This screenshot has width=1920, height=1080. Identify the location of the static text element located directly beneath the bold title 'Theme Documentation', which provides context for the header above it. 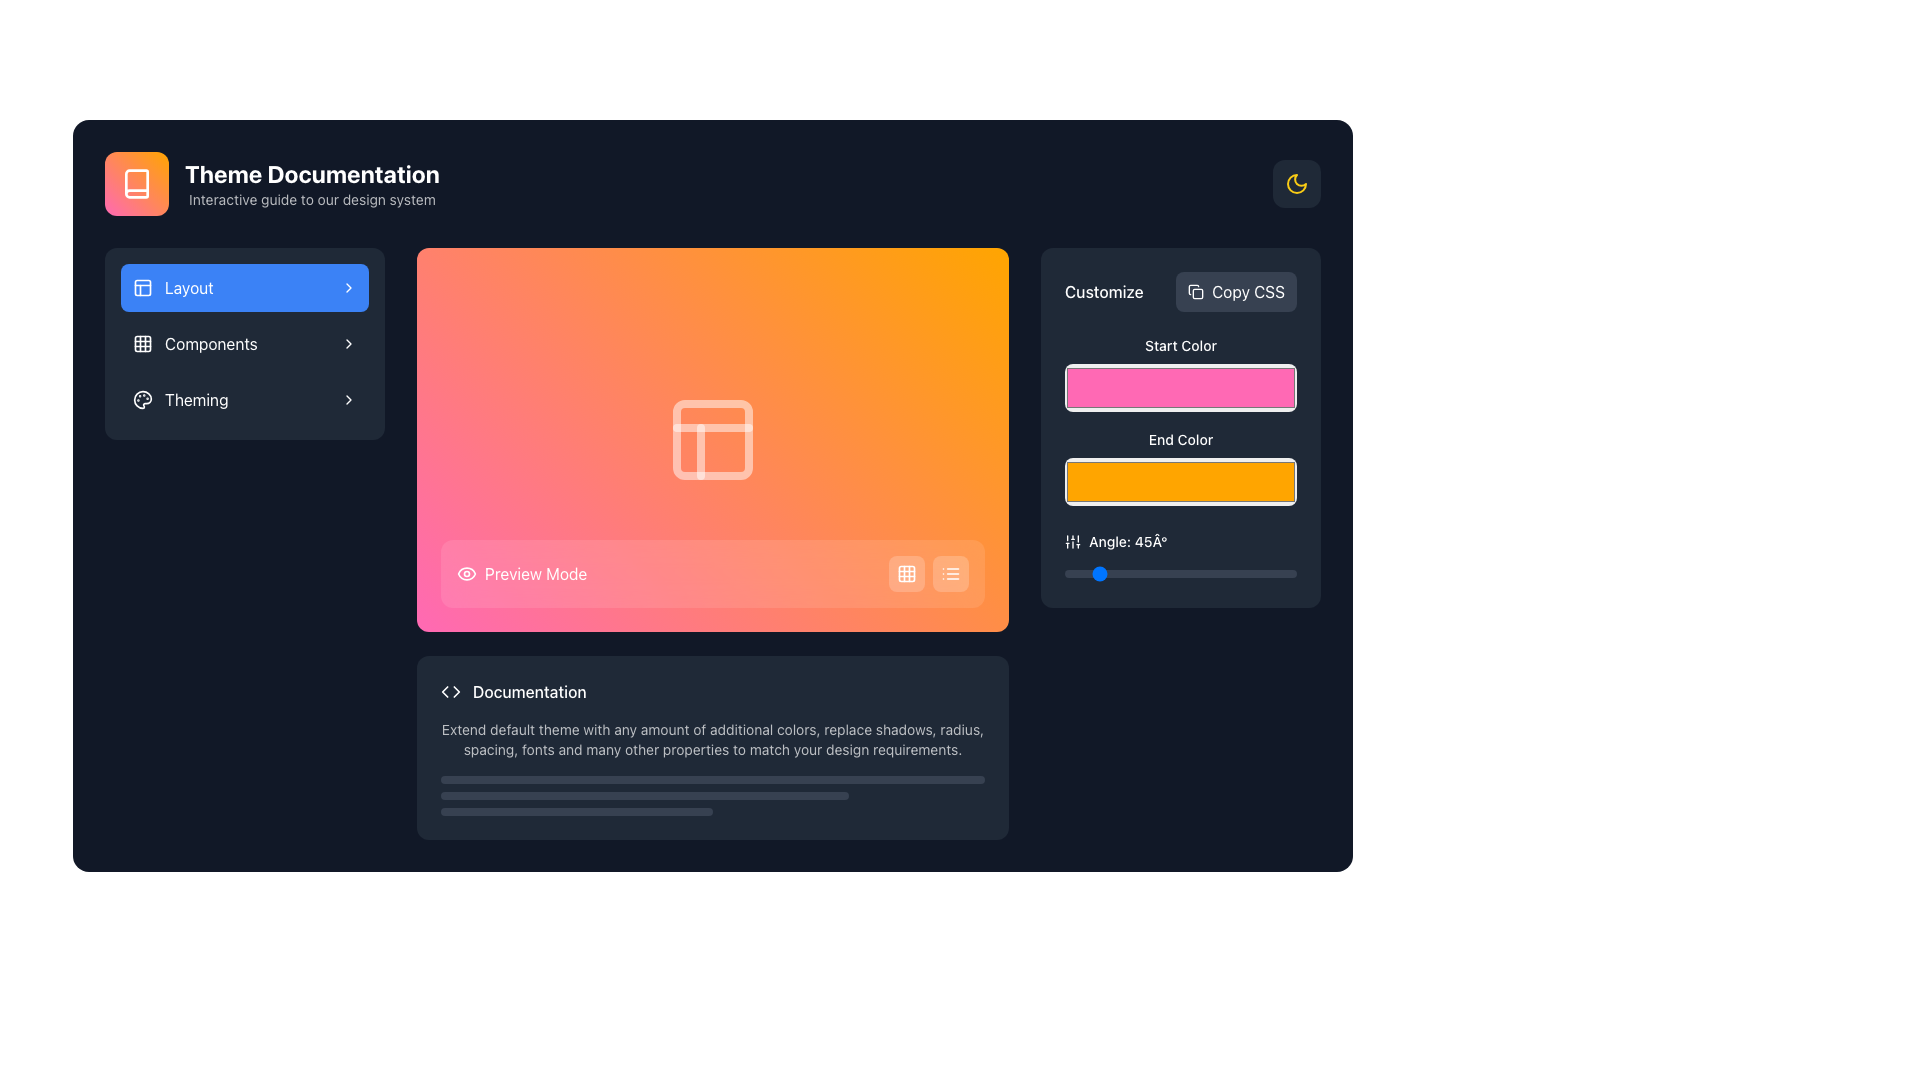
(311, 200).